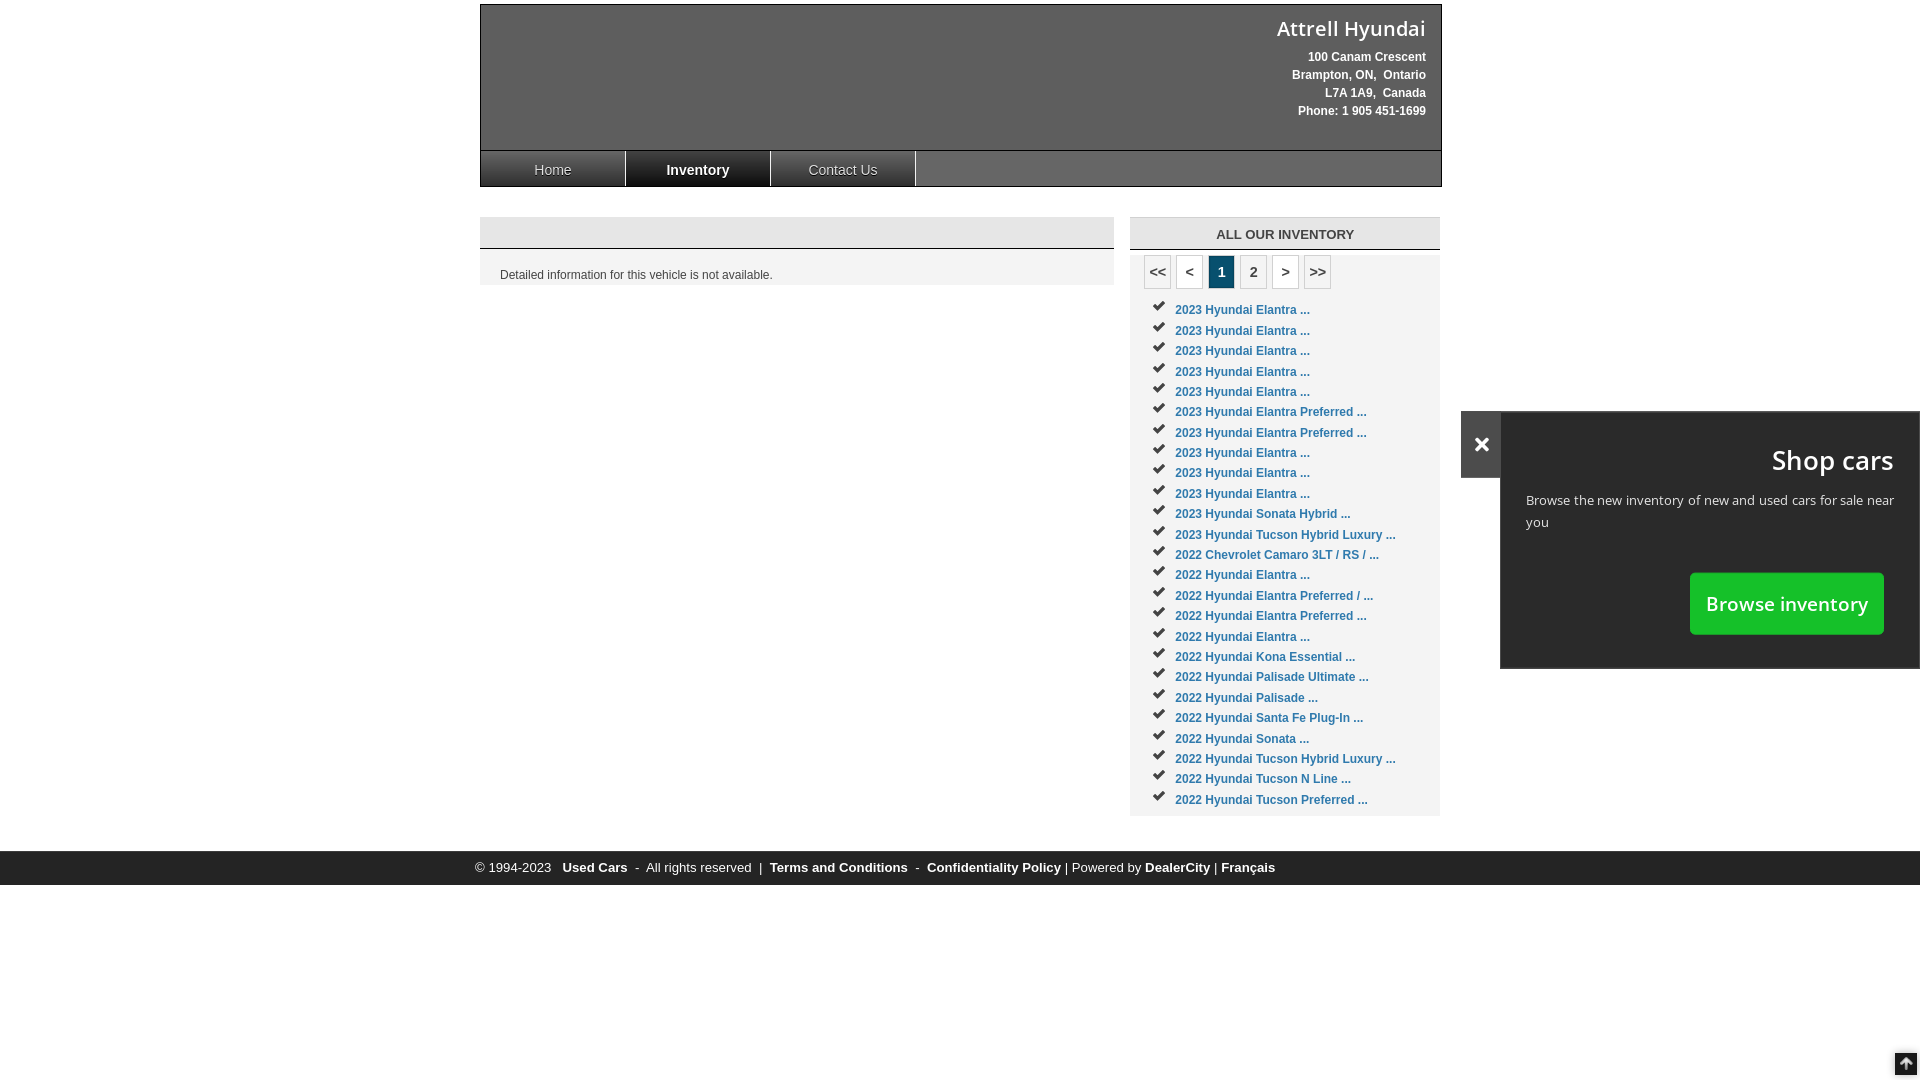 The height and width of the screenshot is (1080, 1920). I want to click on '>>', so click(1317, 272).